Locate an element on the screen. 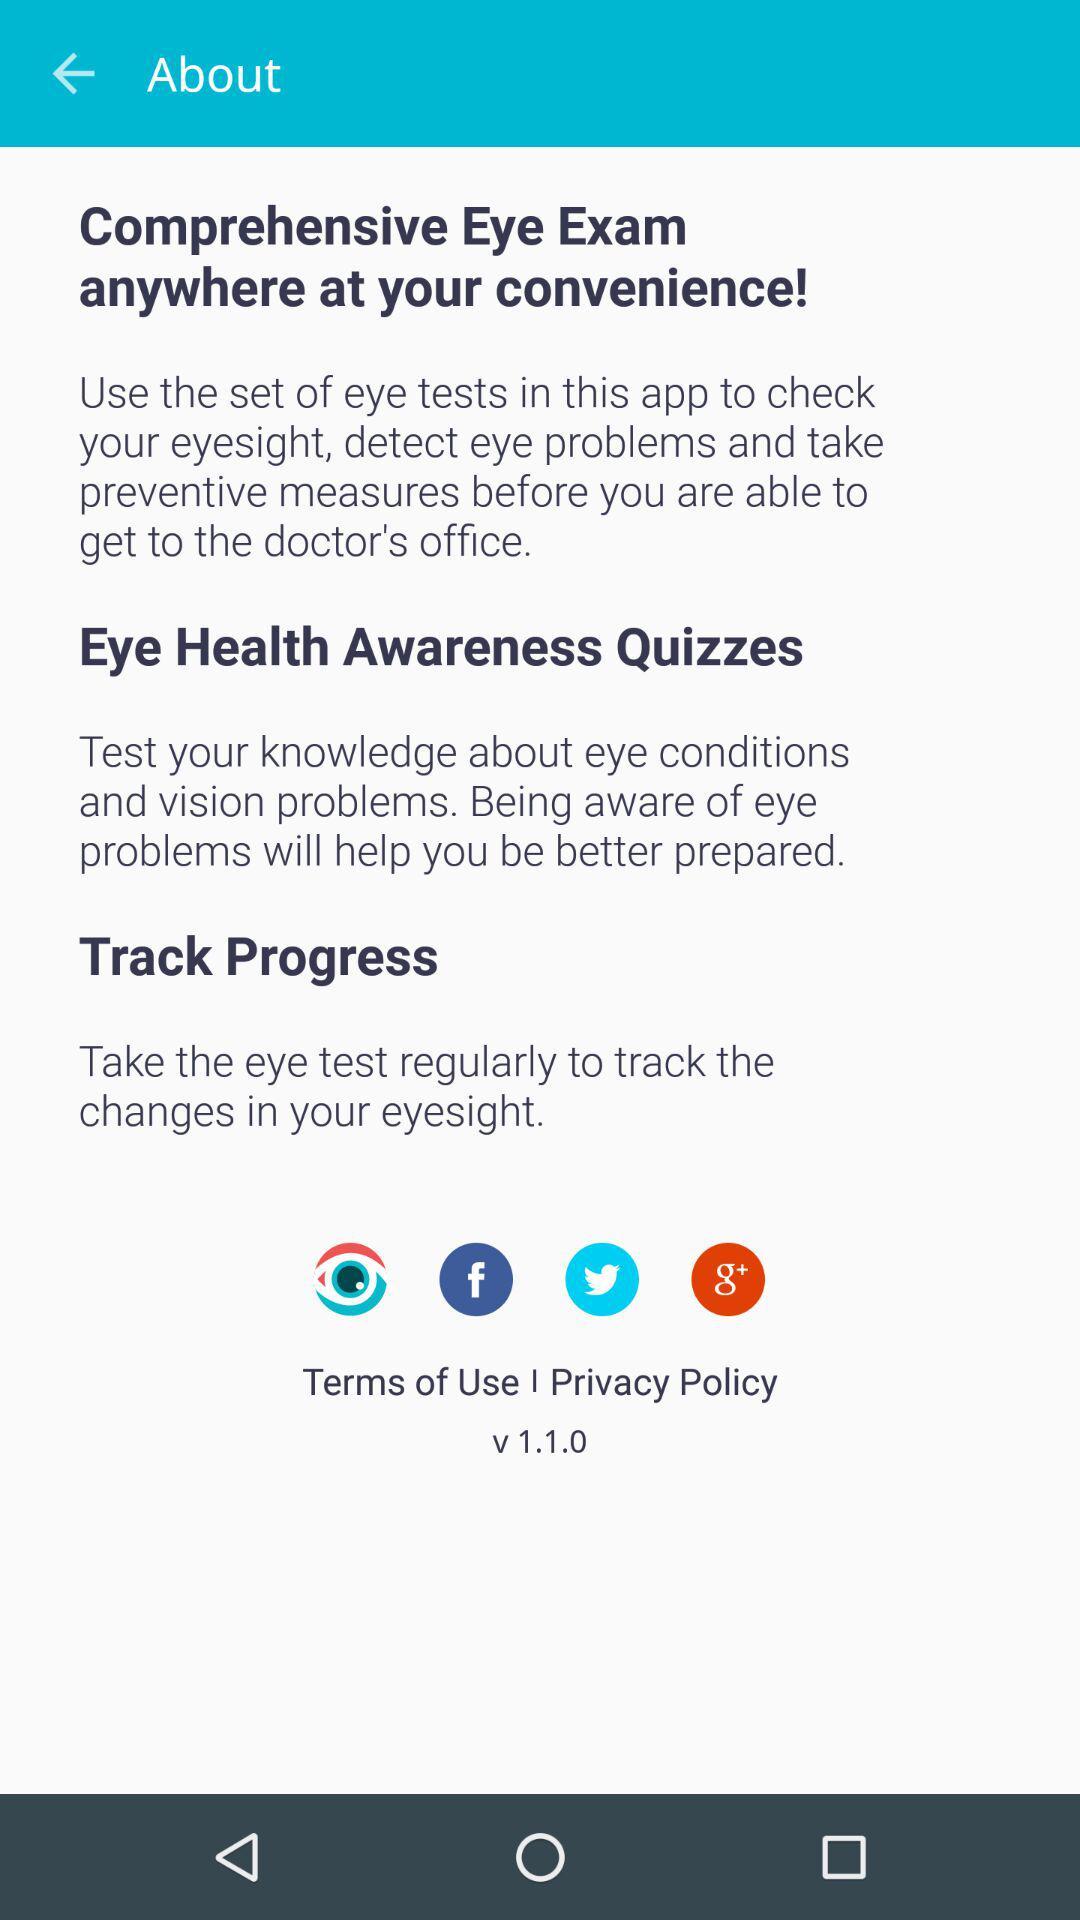  the facebook icon is located at coordinates (476, 1278).